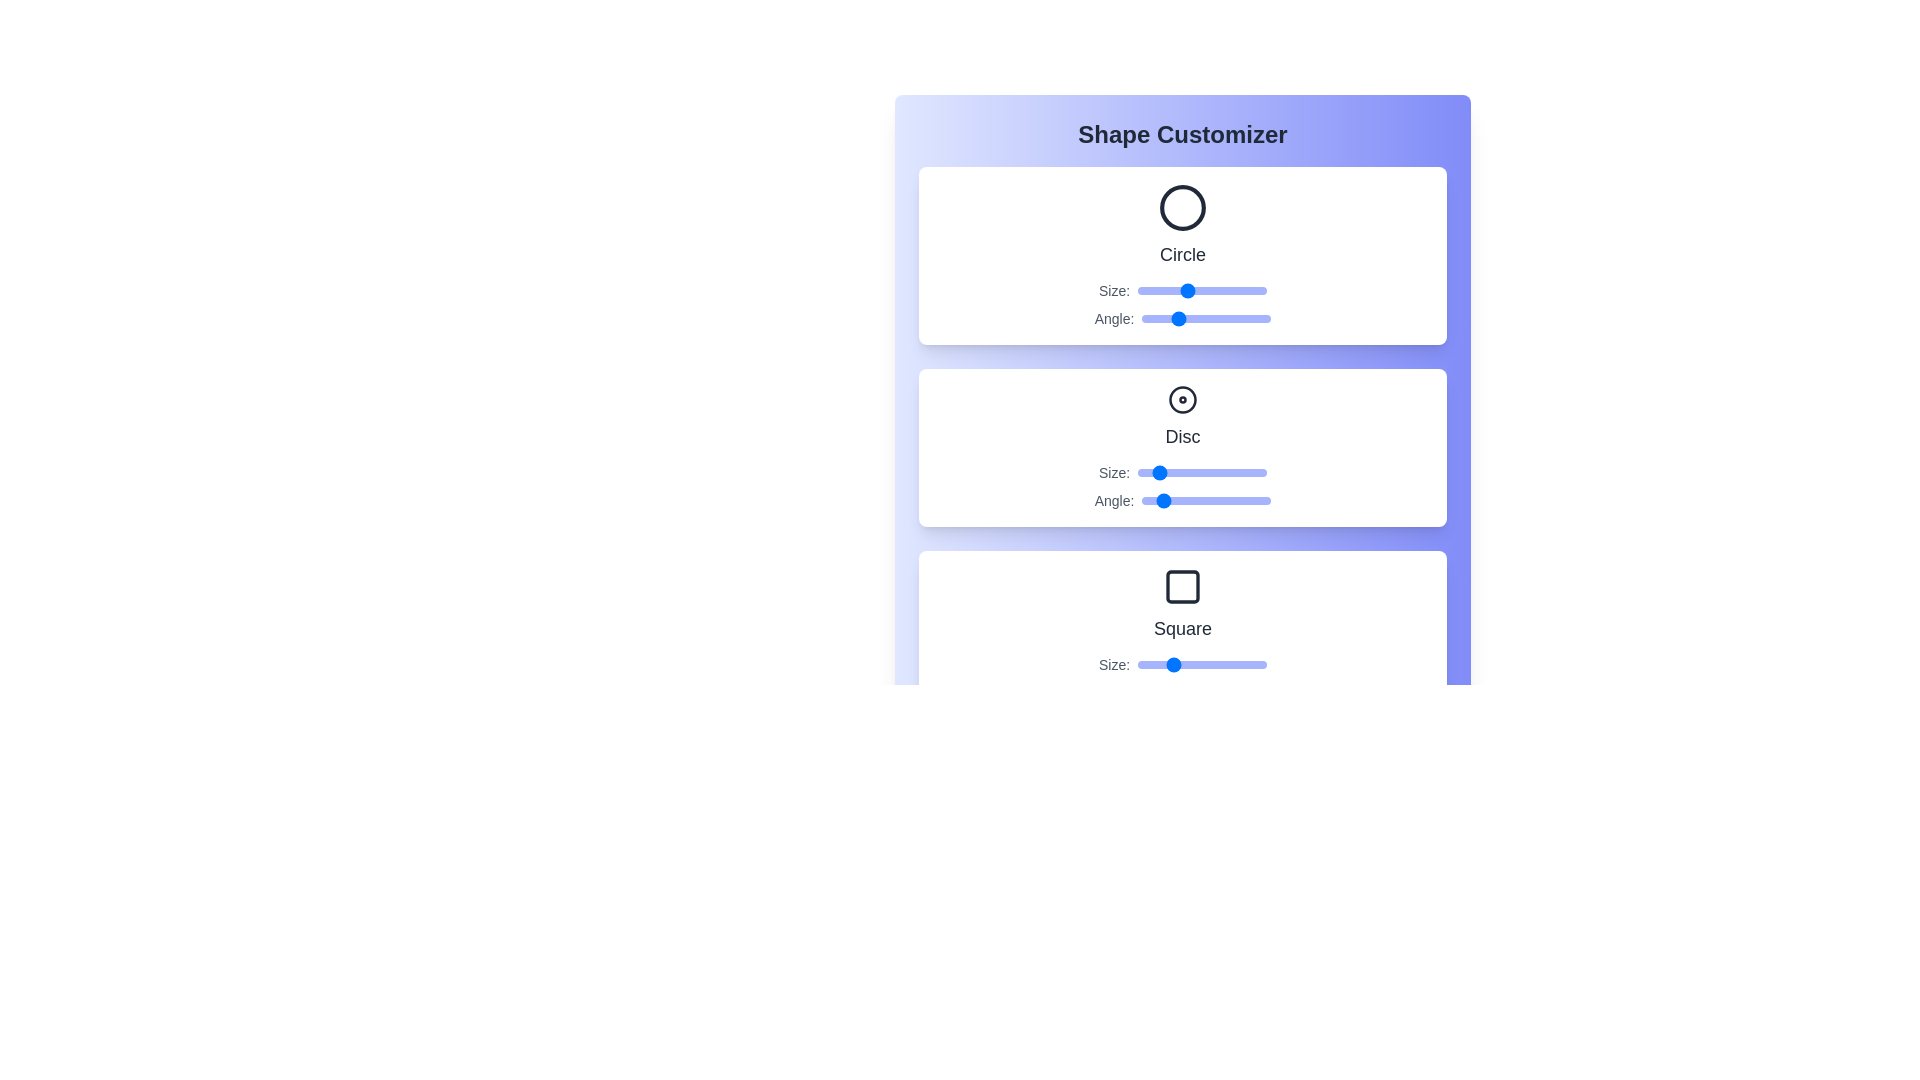 This screenshot has width=1920, height=1080. Describe the element at coordinates (1248, 692) in the screenshot. I see `the Square's angle slider to 298 degrees` at that location.